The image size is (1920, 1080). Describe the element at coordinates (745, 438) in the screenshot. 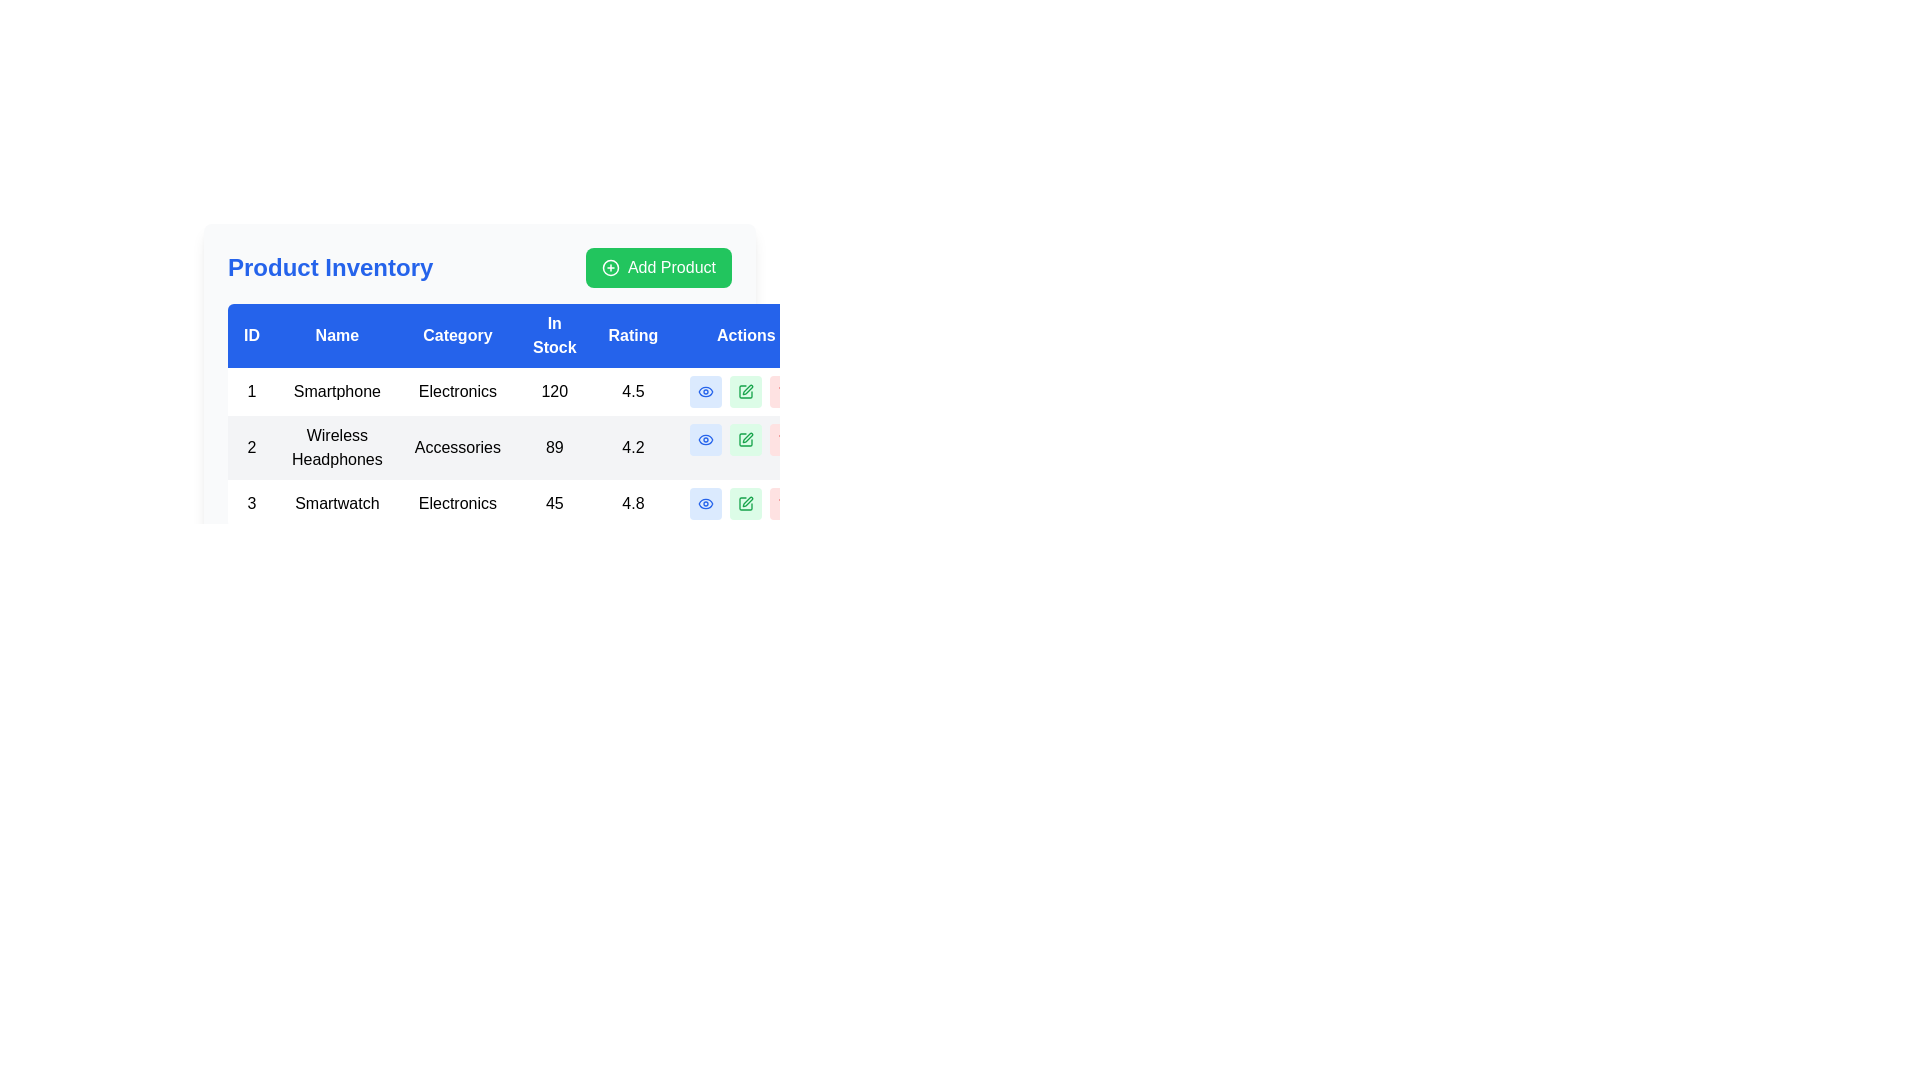

I see `the edit button located in the actions column of the second row, which is positioned between a blue eye icon button and a red trash icon button` at that location.